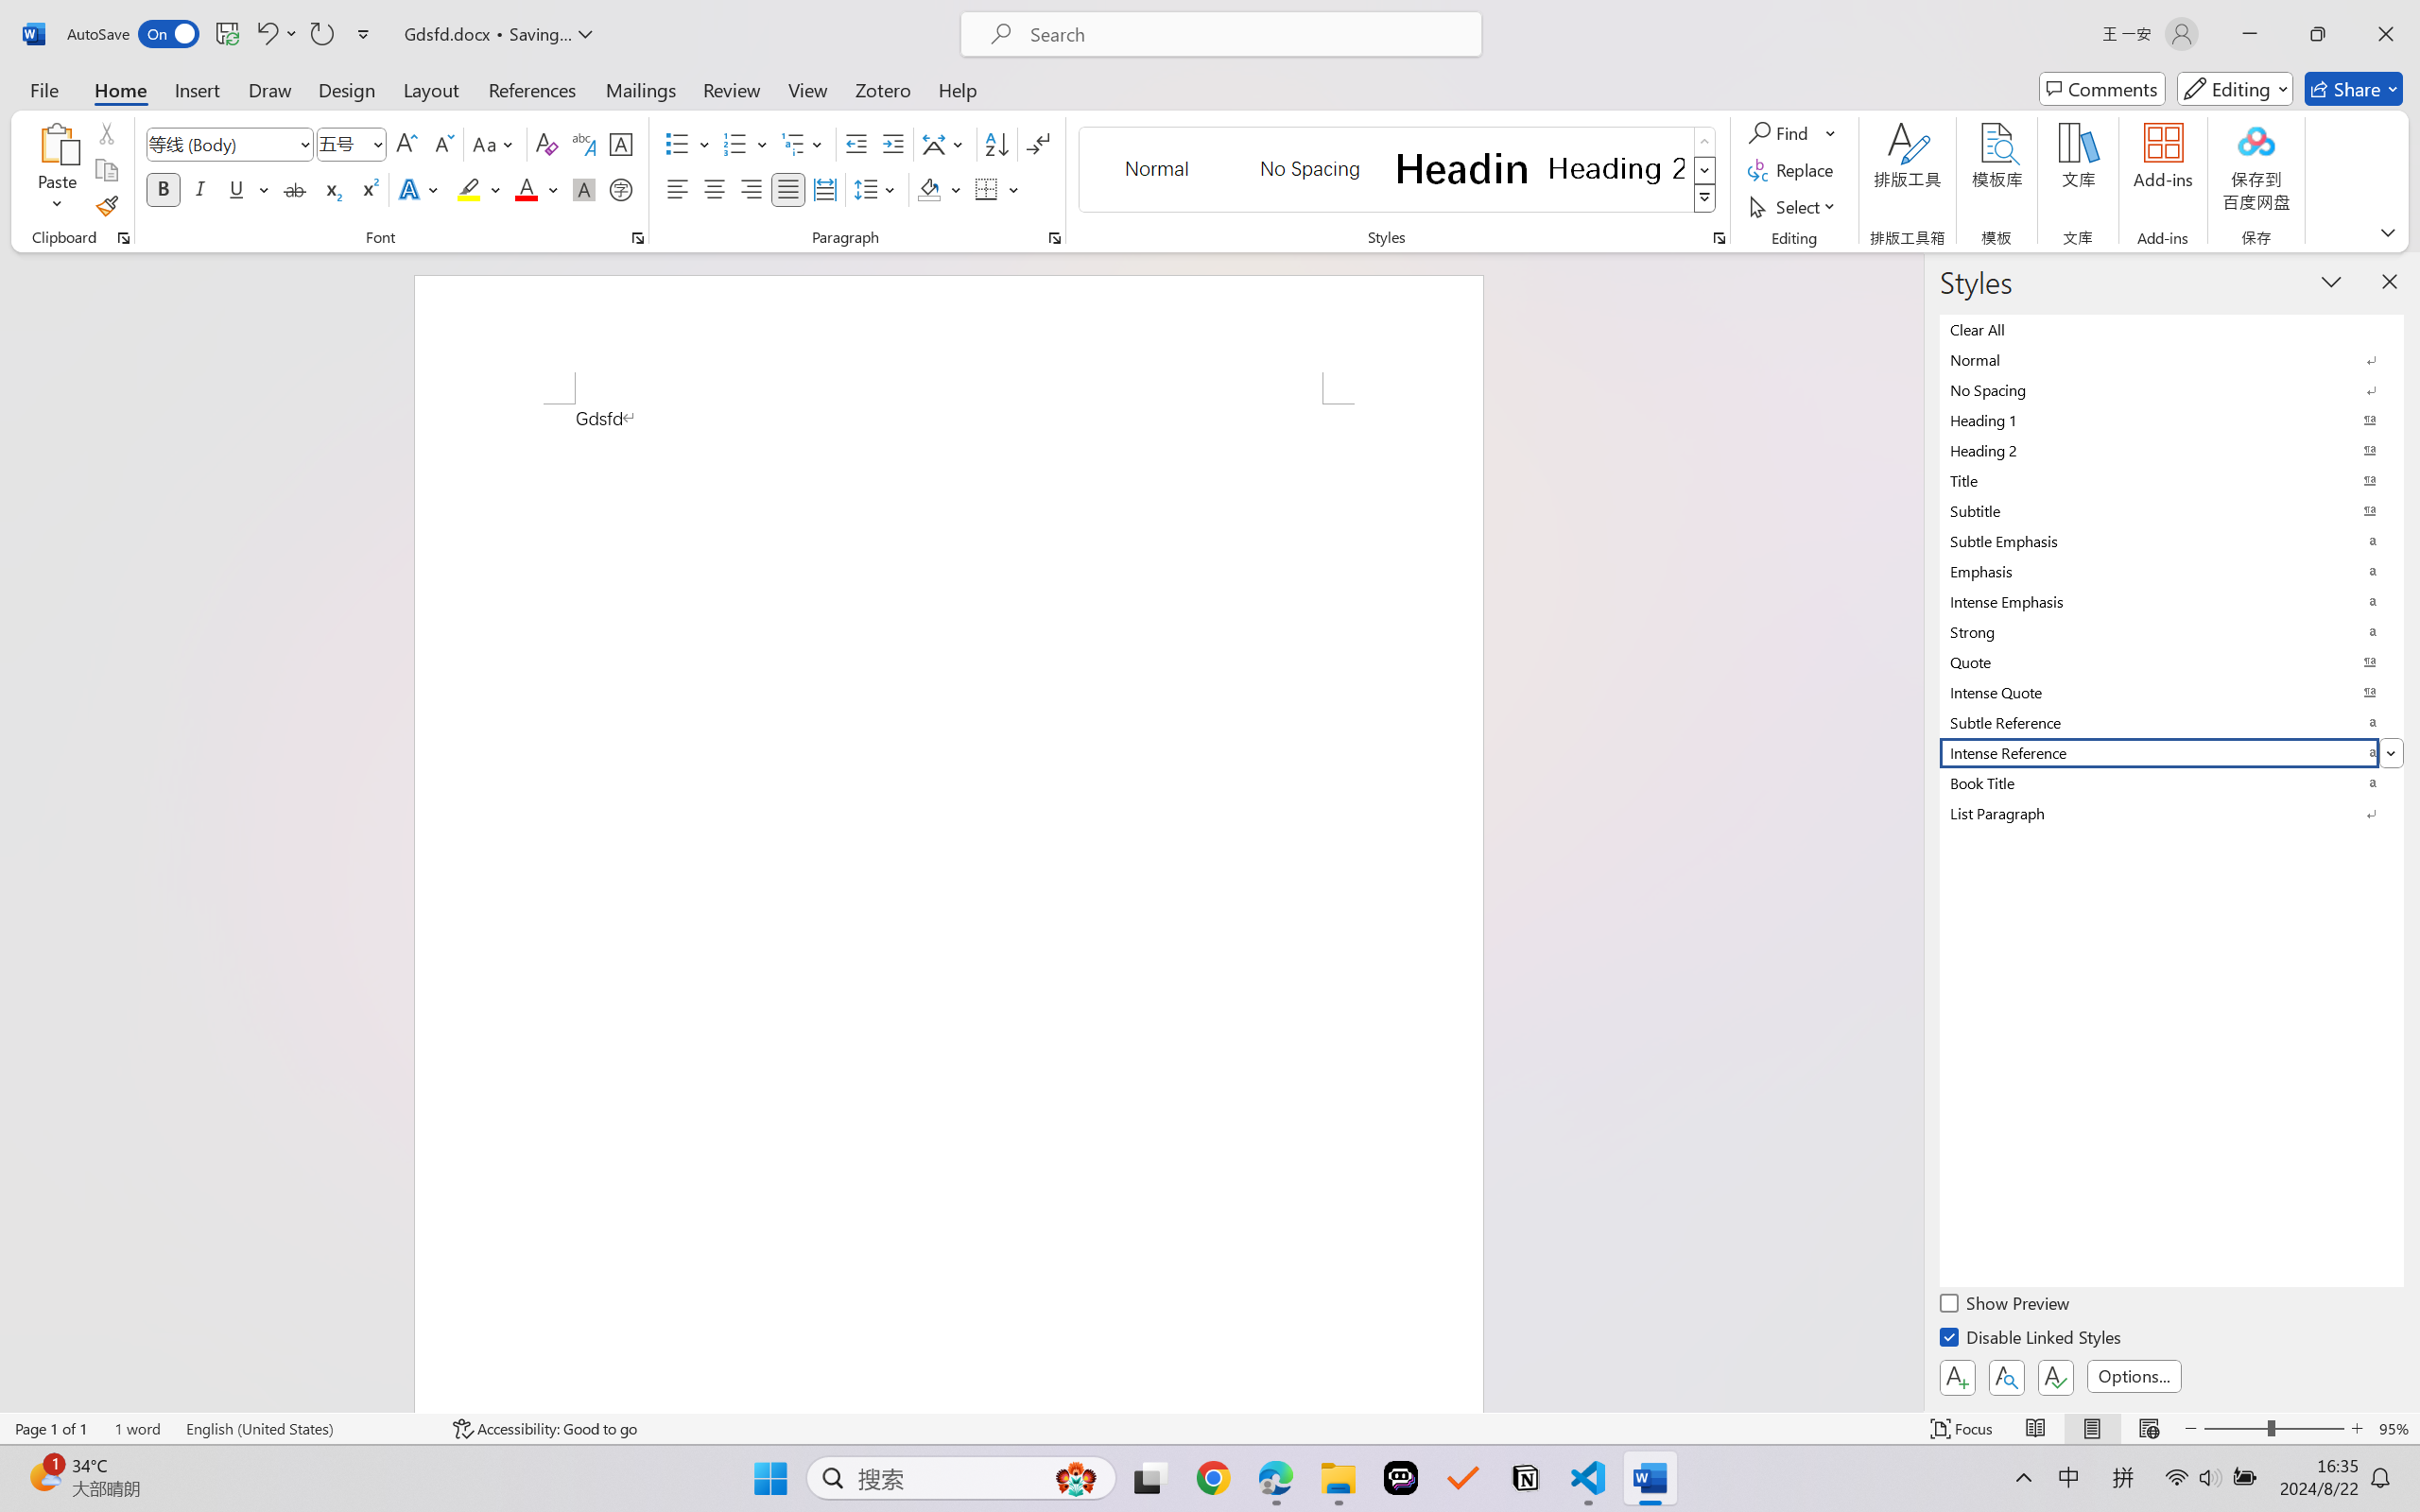  What do you see at coordinates (1703, 198) in the screenshot?
I see `'Styles'` at bounding box center [1703, 198].